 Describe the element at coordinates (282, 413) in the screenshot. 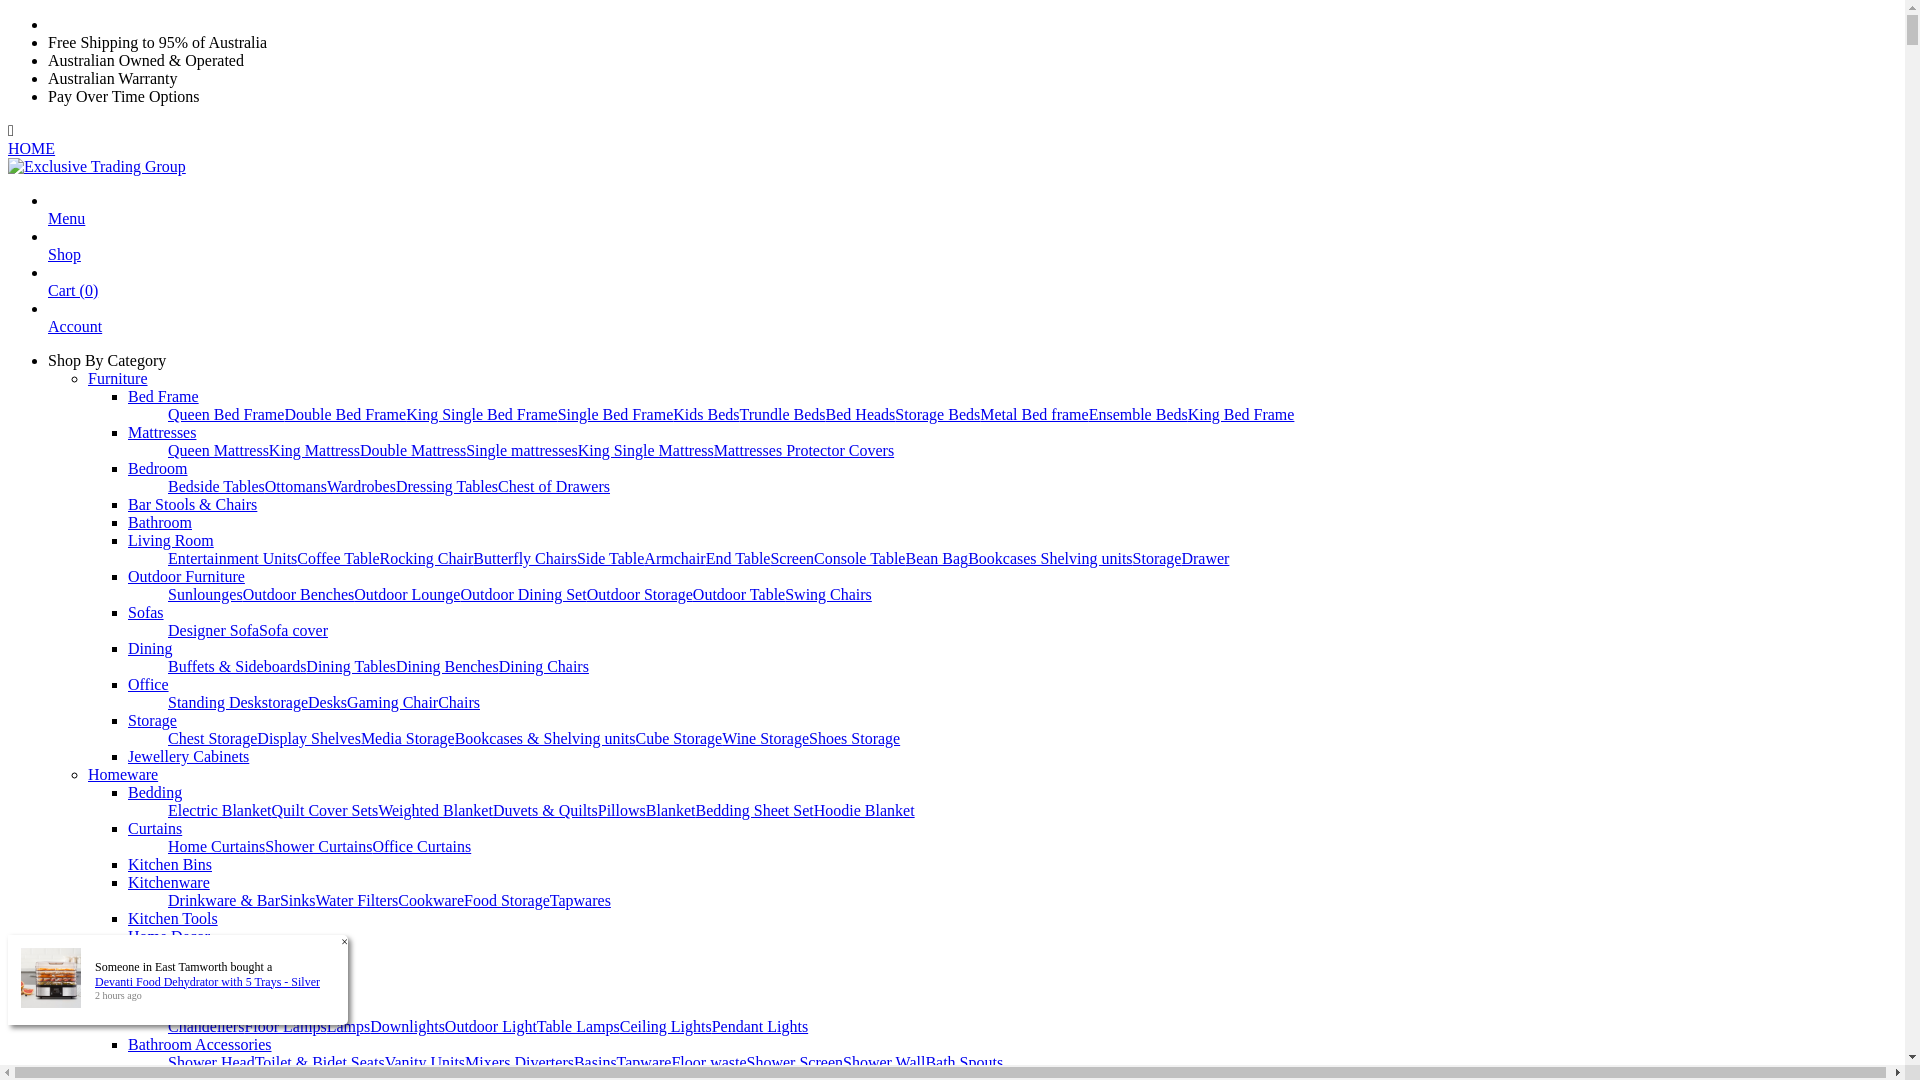

I see `'Double Bed Frame'` at that location.